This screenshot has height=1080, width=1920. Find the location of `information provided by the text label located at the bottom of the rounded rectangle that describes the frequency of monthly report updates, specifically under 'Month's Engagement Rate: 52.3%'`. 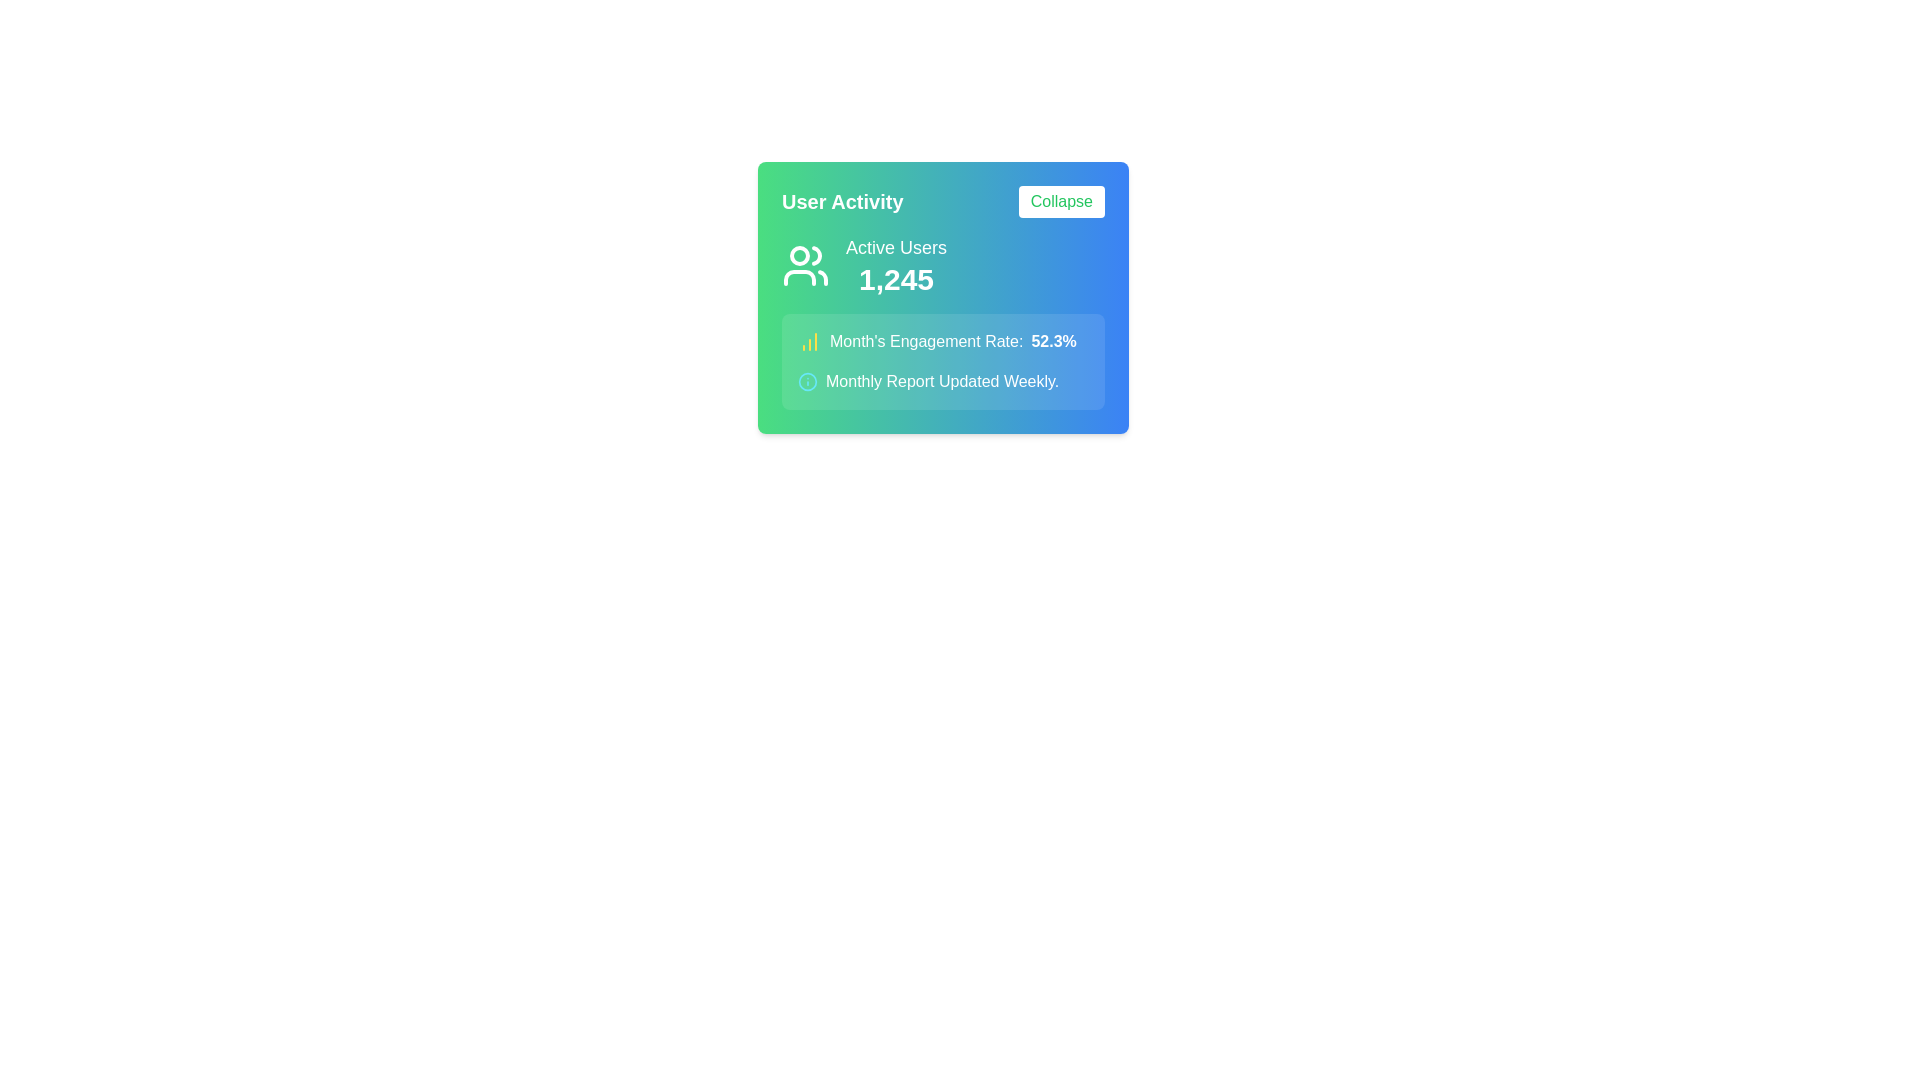

information provided by the text label located at the bottom of the rounded rectangle that describes the frequency of monthly report updates, specifically under 'Month's Engagement Rate: 52.3%' is located at coordinates (942, 381).